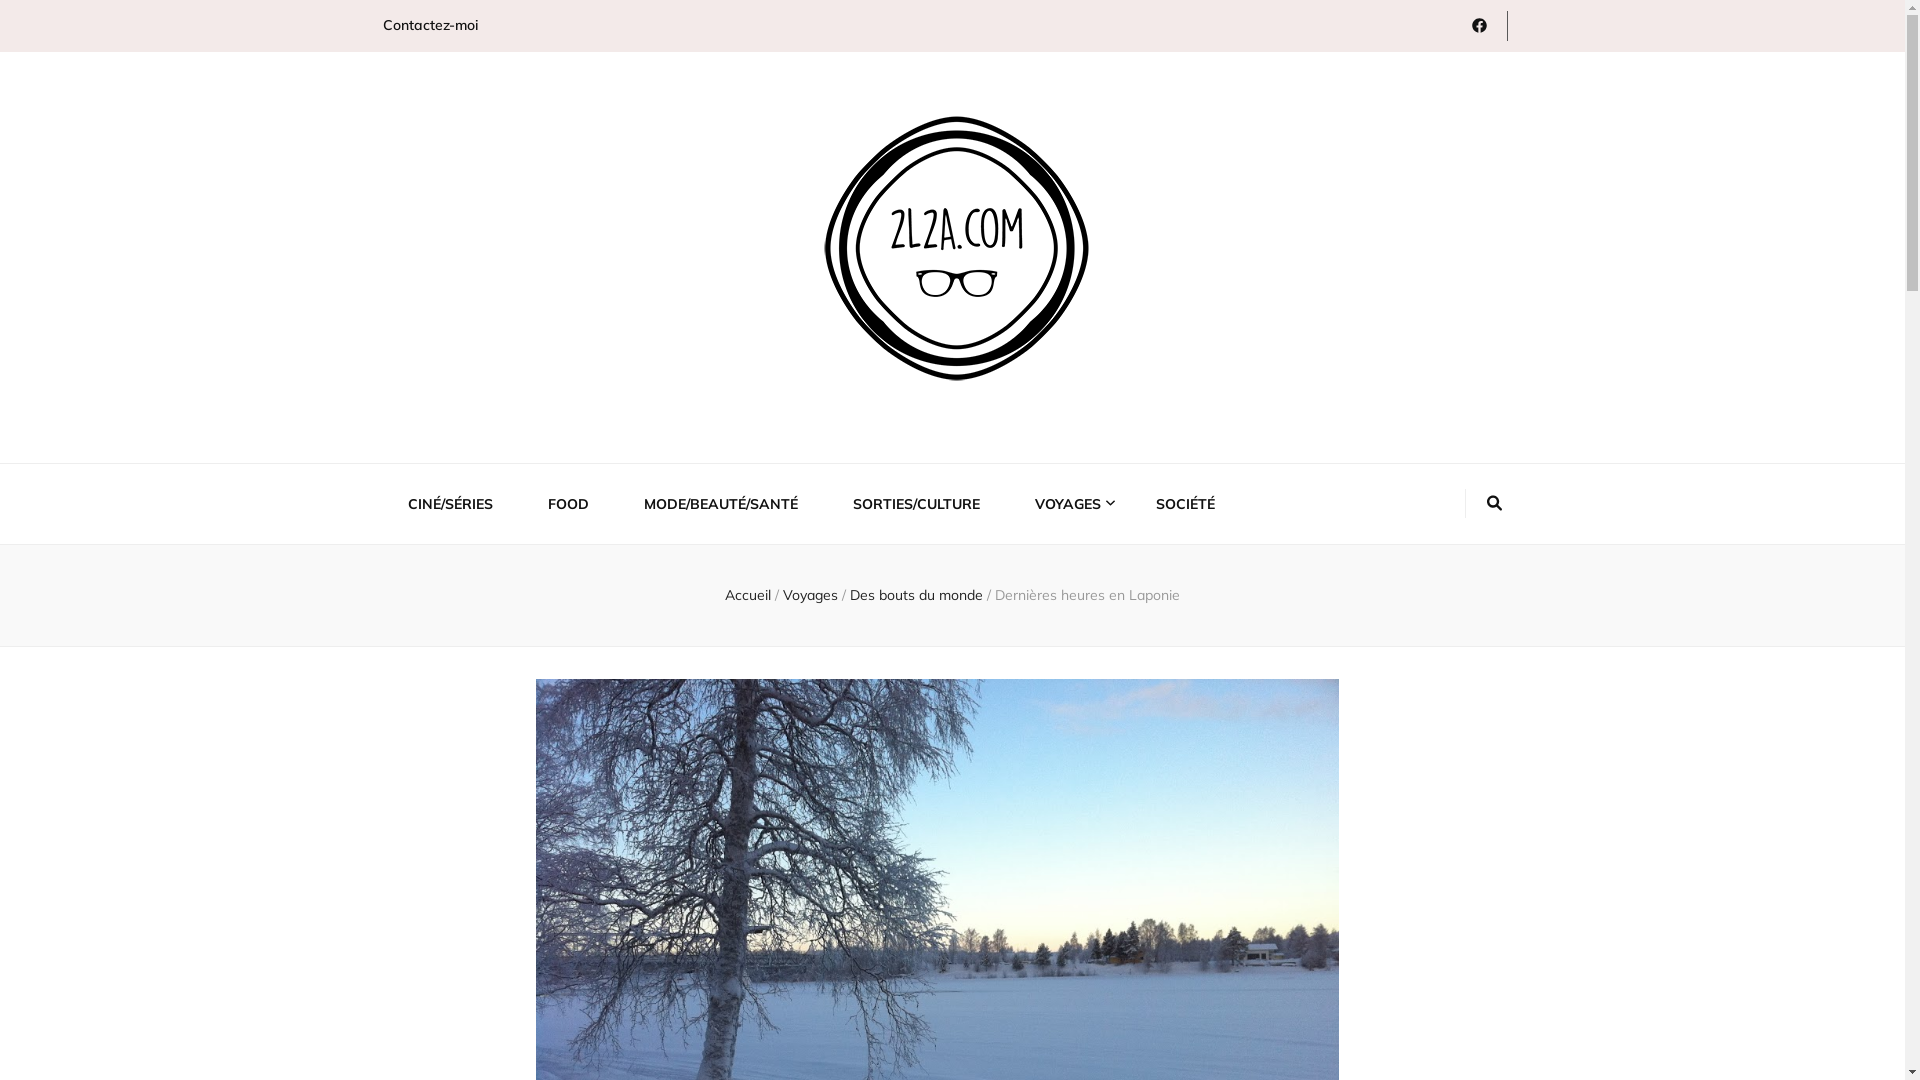 This screenshot has height=1080, width=1920. What do you see at coordinates (1065, 503) in the screenshot?
I see `'VOYAGES'` at bounding box center [1065, 503].